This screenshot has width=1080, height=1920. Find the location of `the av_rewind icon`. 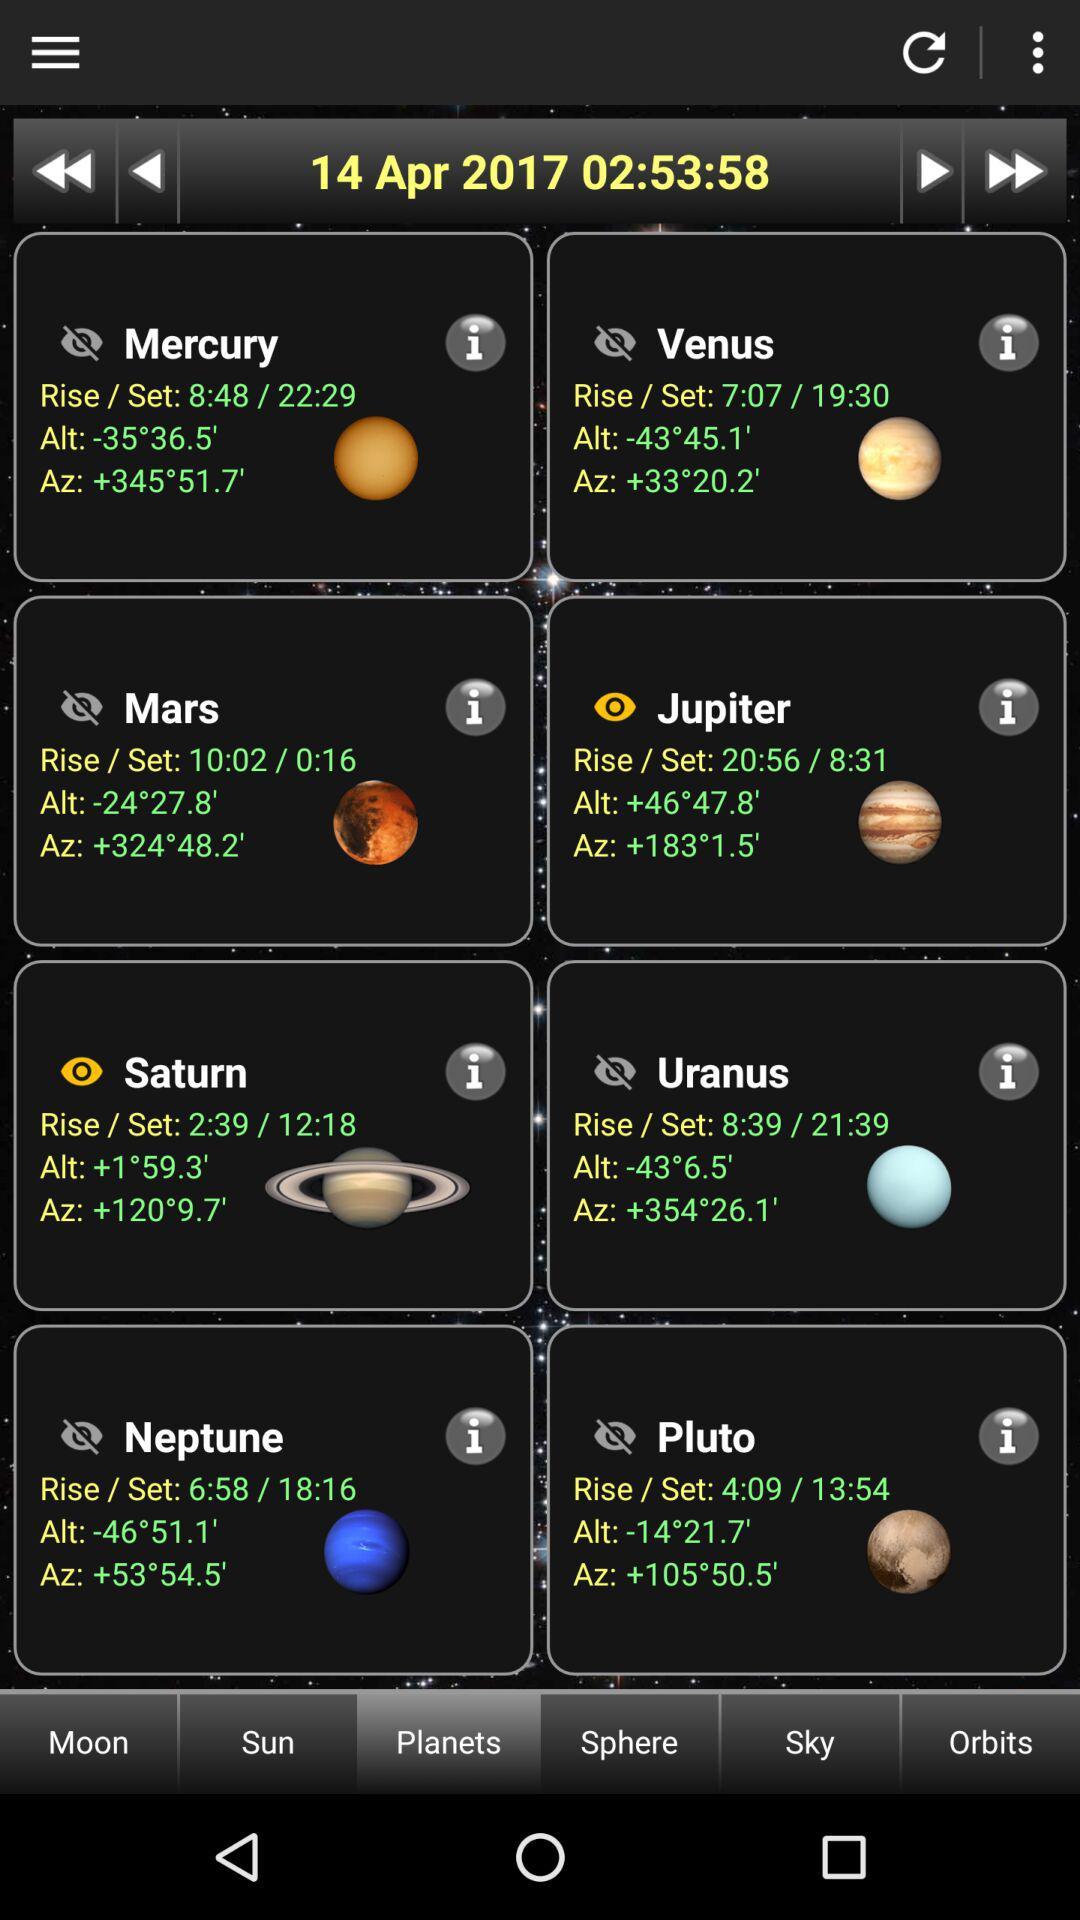

the av_rewind icon is located at coordinates (63, 171).